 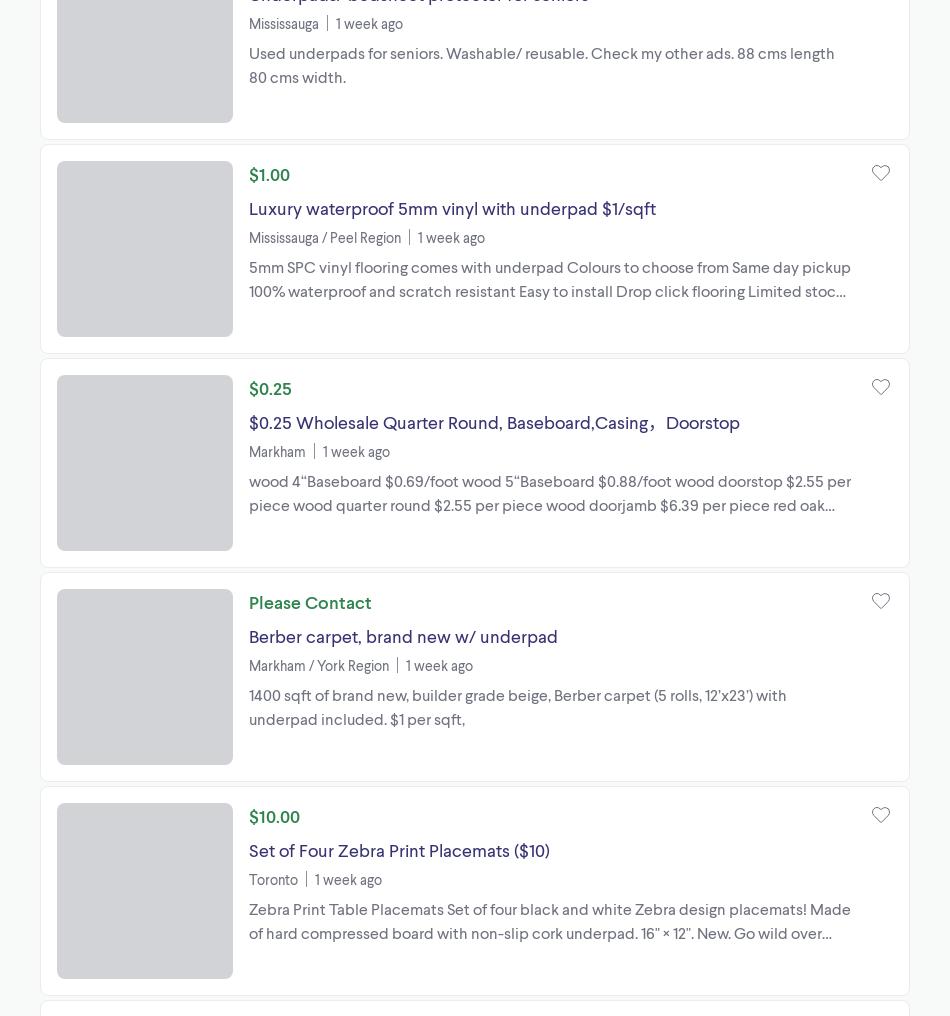 I want to click on 'Used underpads for seniors. Washable/ reusable. Check my other ads. 88 cms length 80 cms width.', so click(x=541, y=62).